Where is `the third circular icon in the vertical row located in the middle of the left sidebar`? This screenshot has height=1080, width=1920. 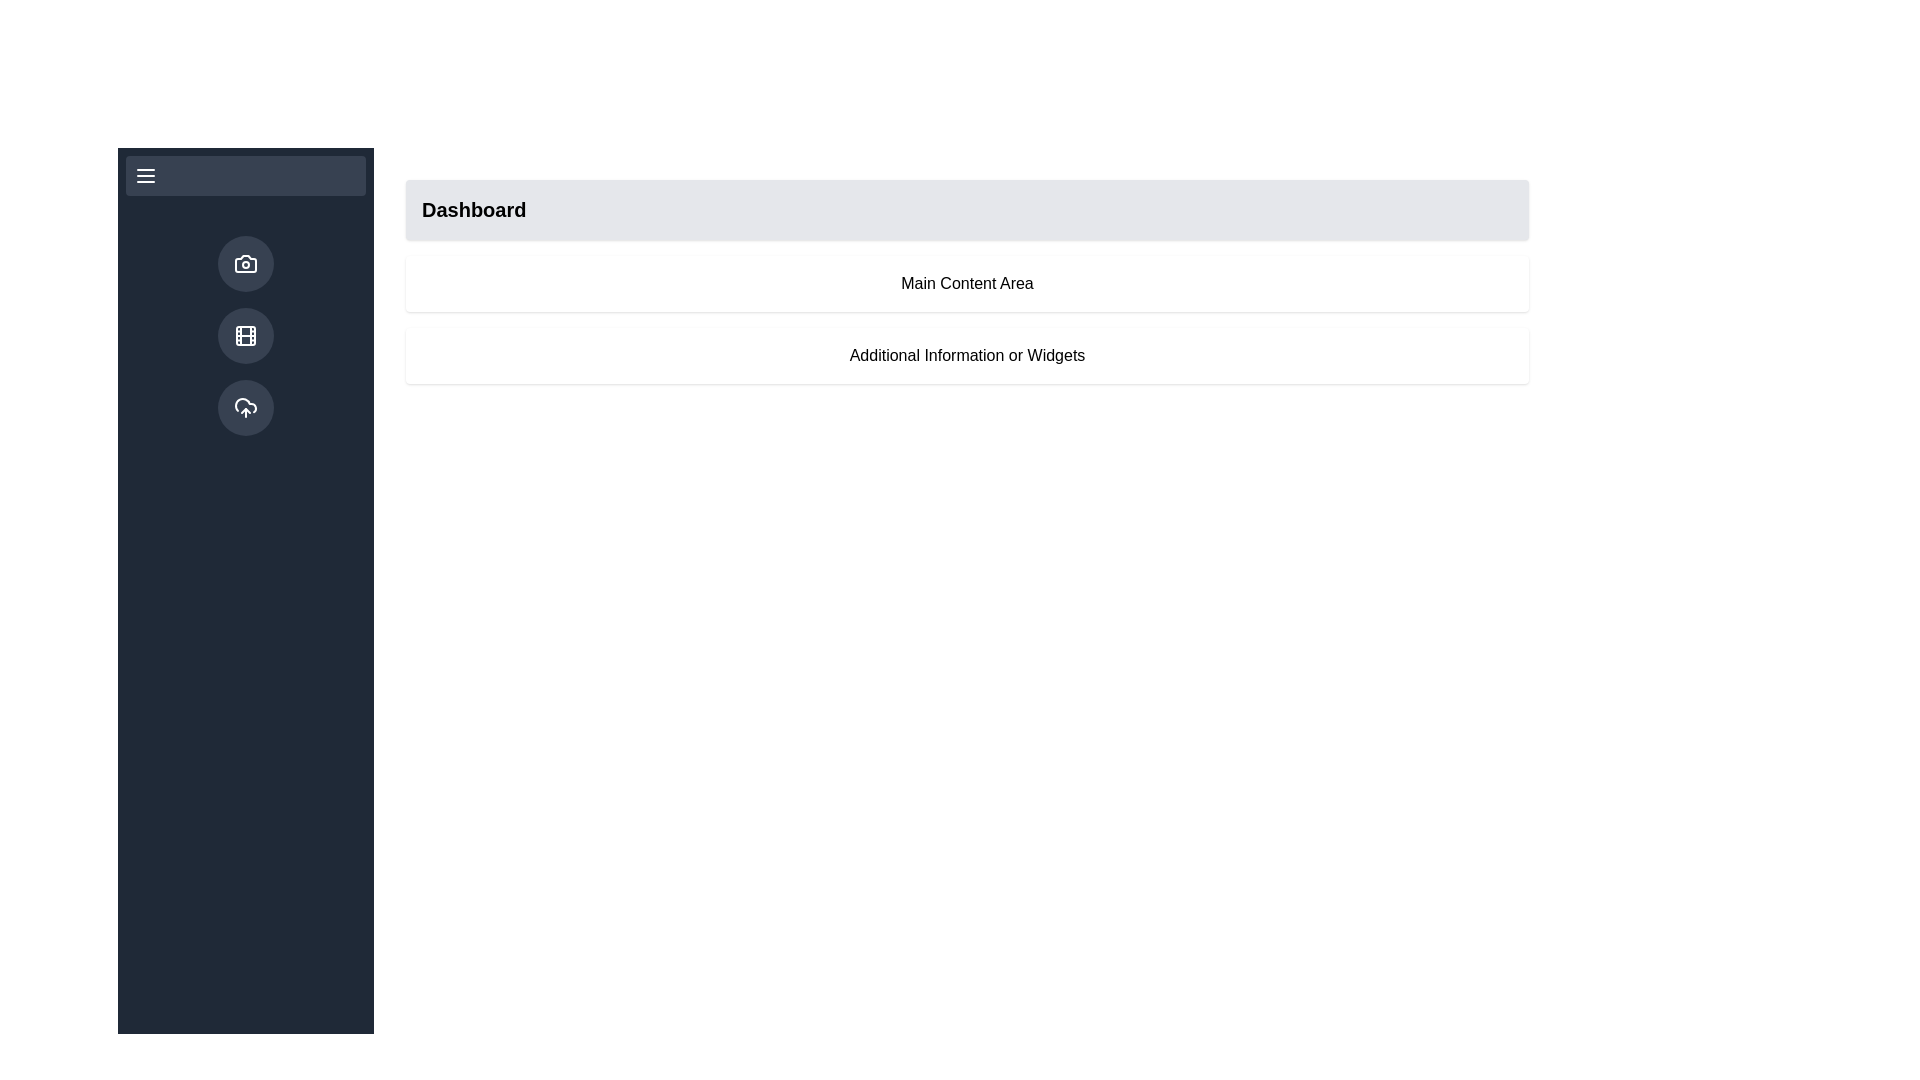
the third circular icon in the vertical row located in the middle of the left sidebar is located at coordinates (244, 407).